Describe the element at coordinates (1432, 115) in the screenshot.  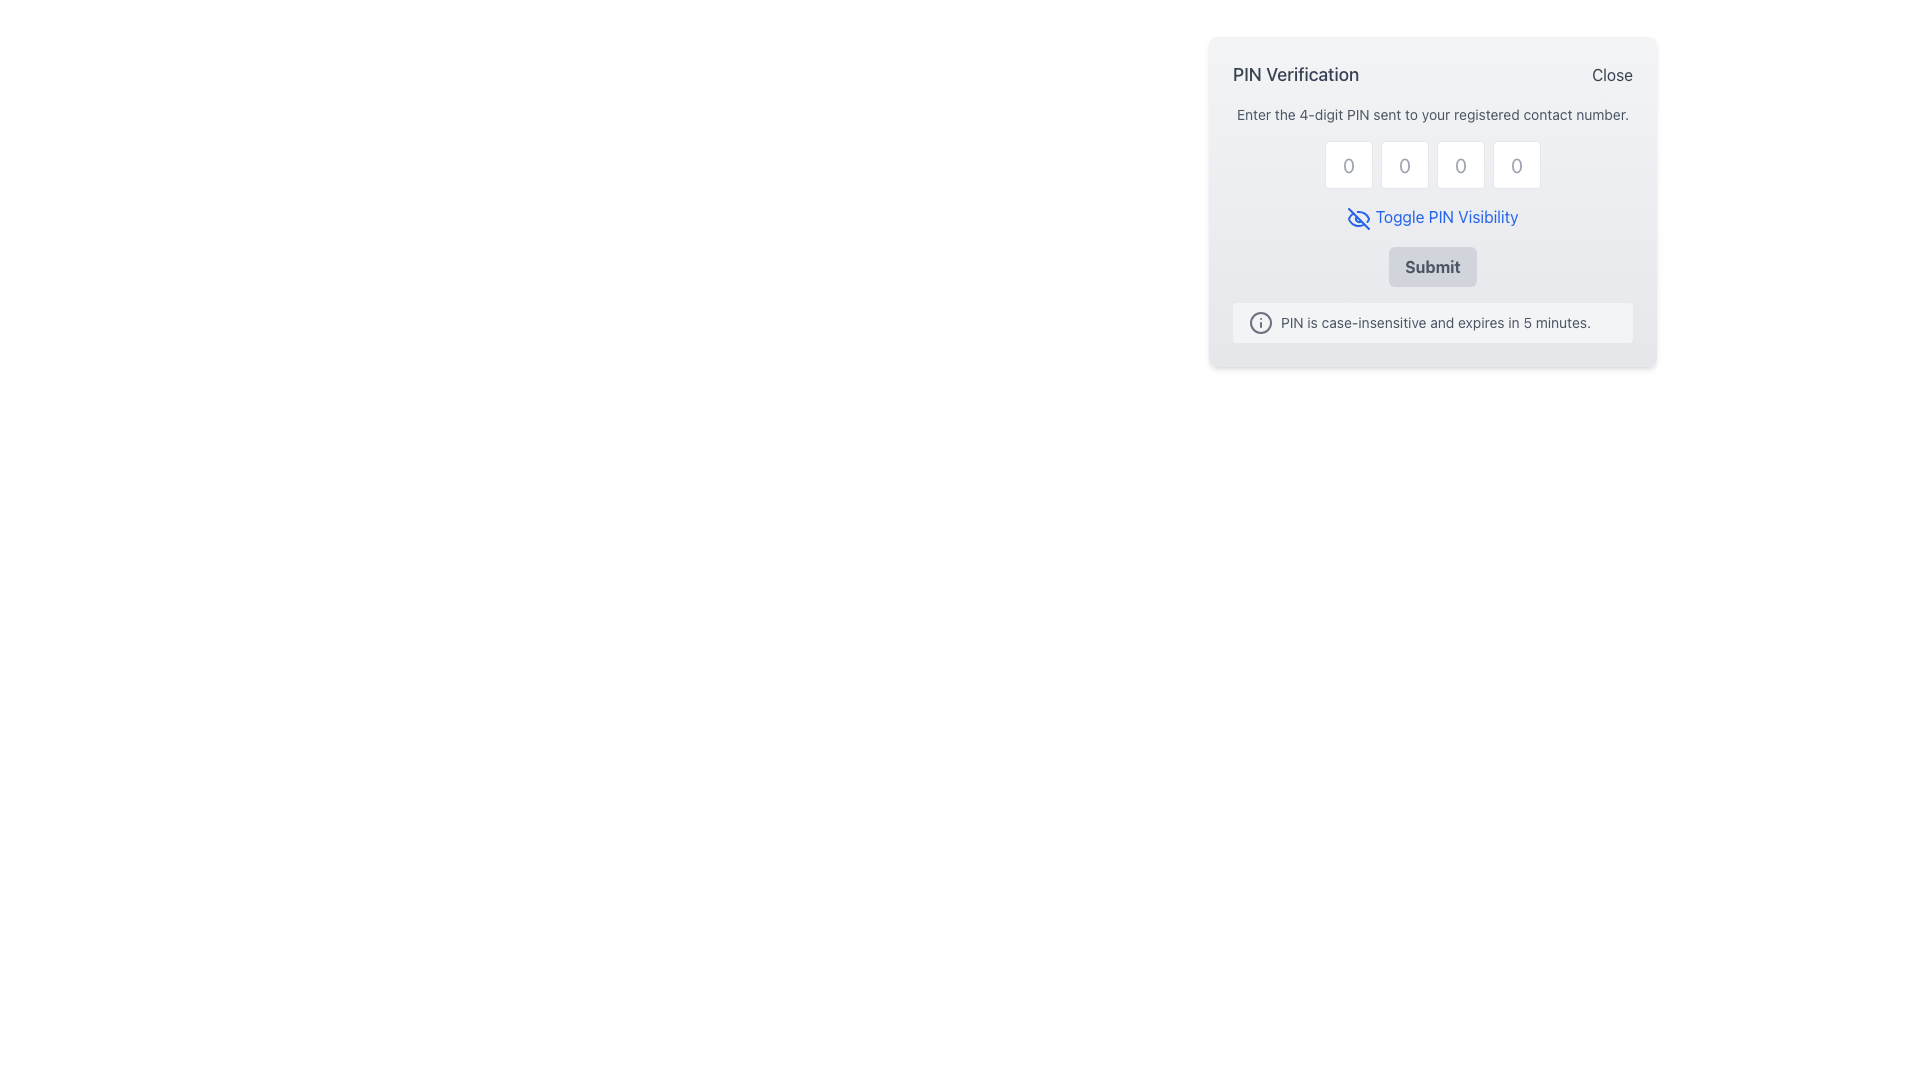
I see `instructions from the text label displaying 'Enter the 4-digit PIN sent to your registered contact number.' located under the 'PIN Verification' header` at that location.